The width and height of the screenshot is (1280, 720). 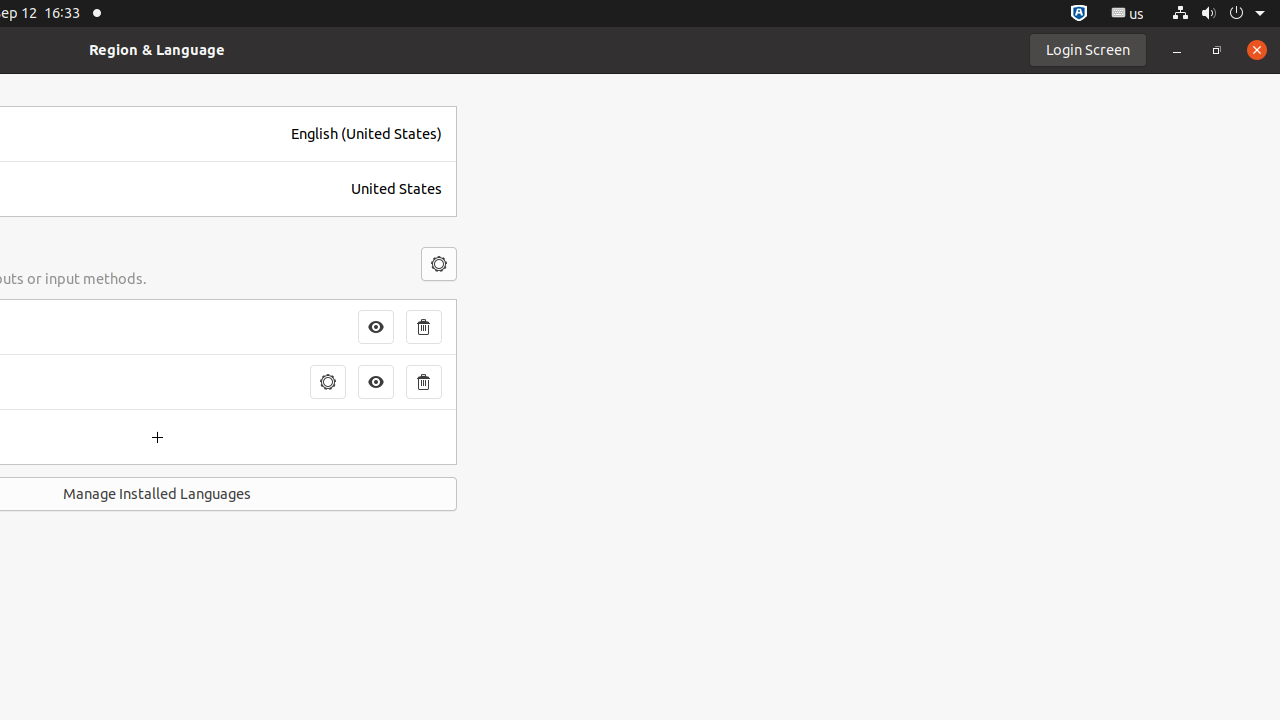 I want to click on 'Close', so click(x=1255, y=48).